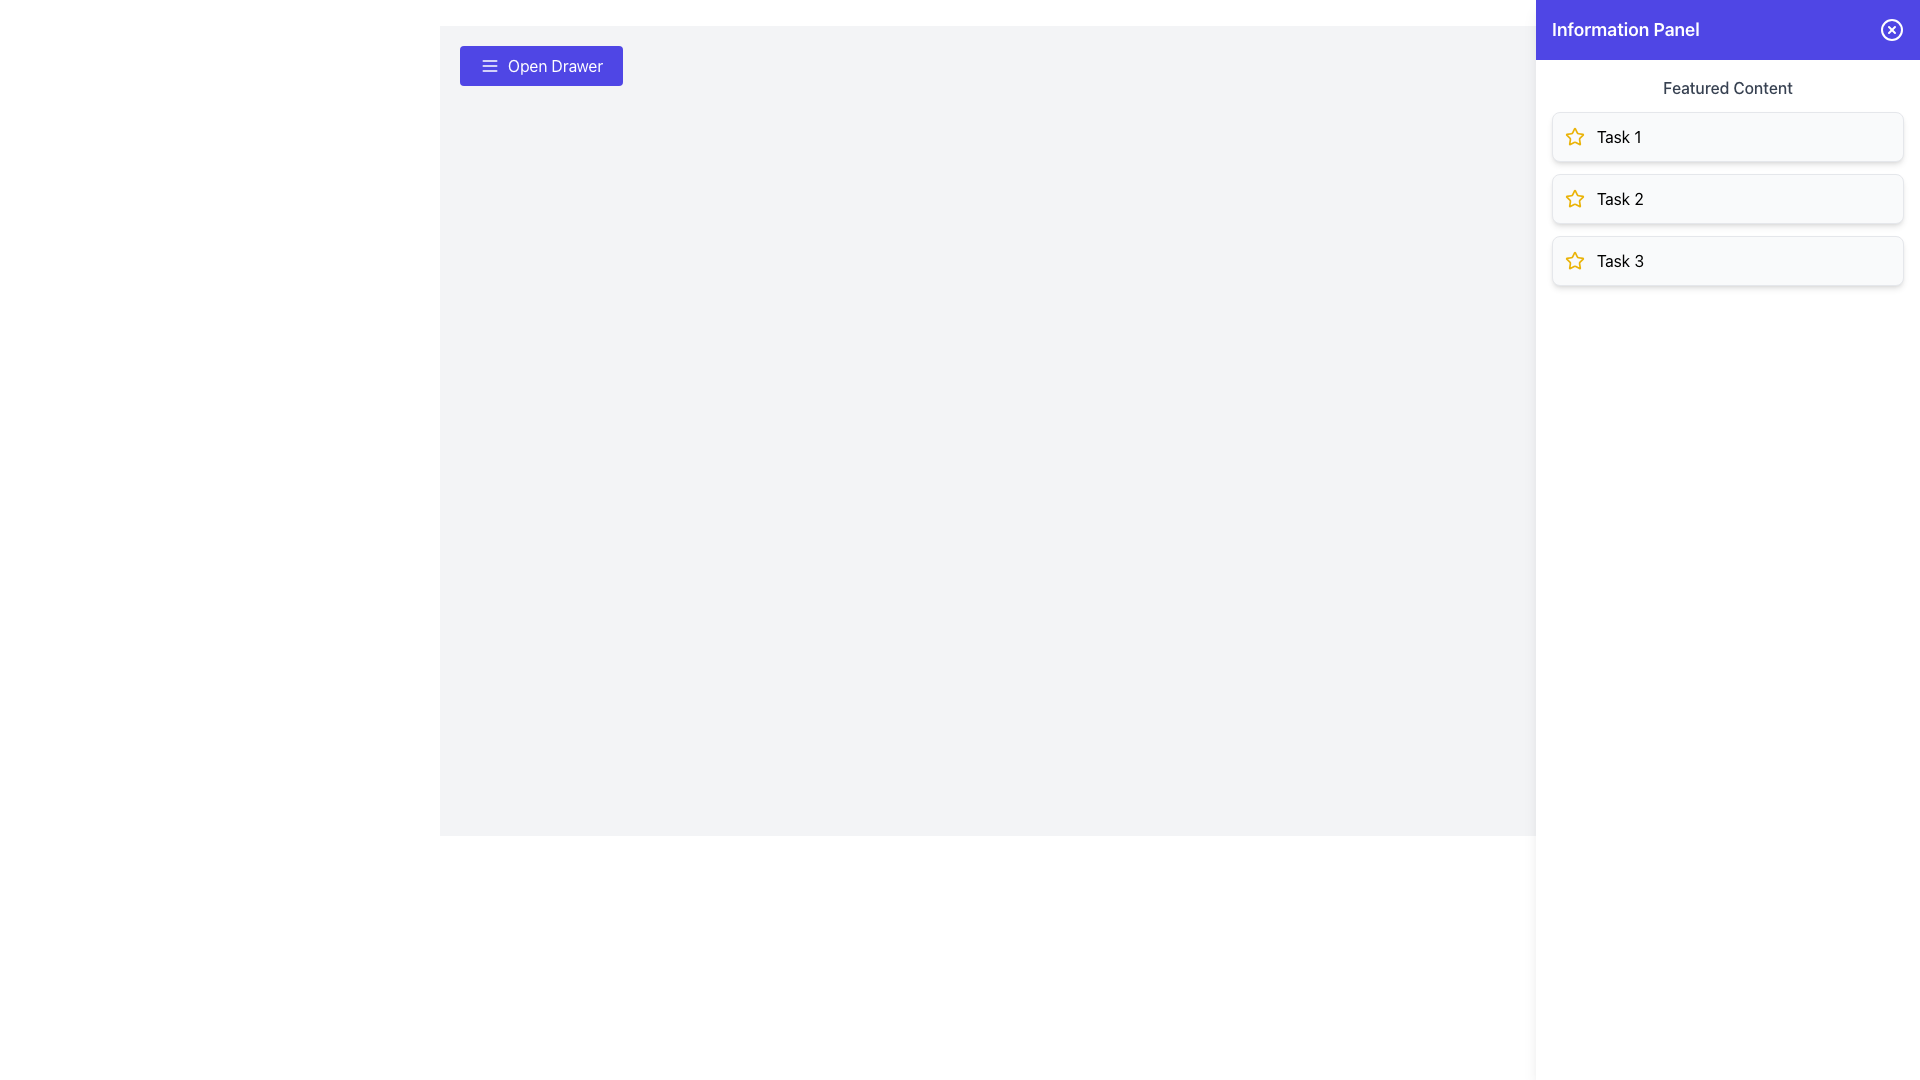 The height and width of the screenshot is (1080, 1920). I want to click on the close button located at the top-right corner of the 'Information Panel', so click(1890, 30).